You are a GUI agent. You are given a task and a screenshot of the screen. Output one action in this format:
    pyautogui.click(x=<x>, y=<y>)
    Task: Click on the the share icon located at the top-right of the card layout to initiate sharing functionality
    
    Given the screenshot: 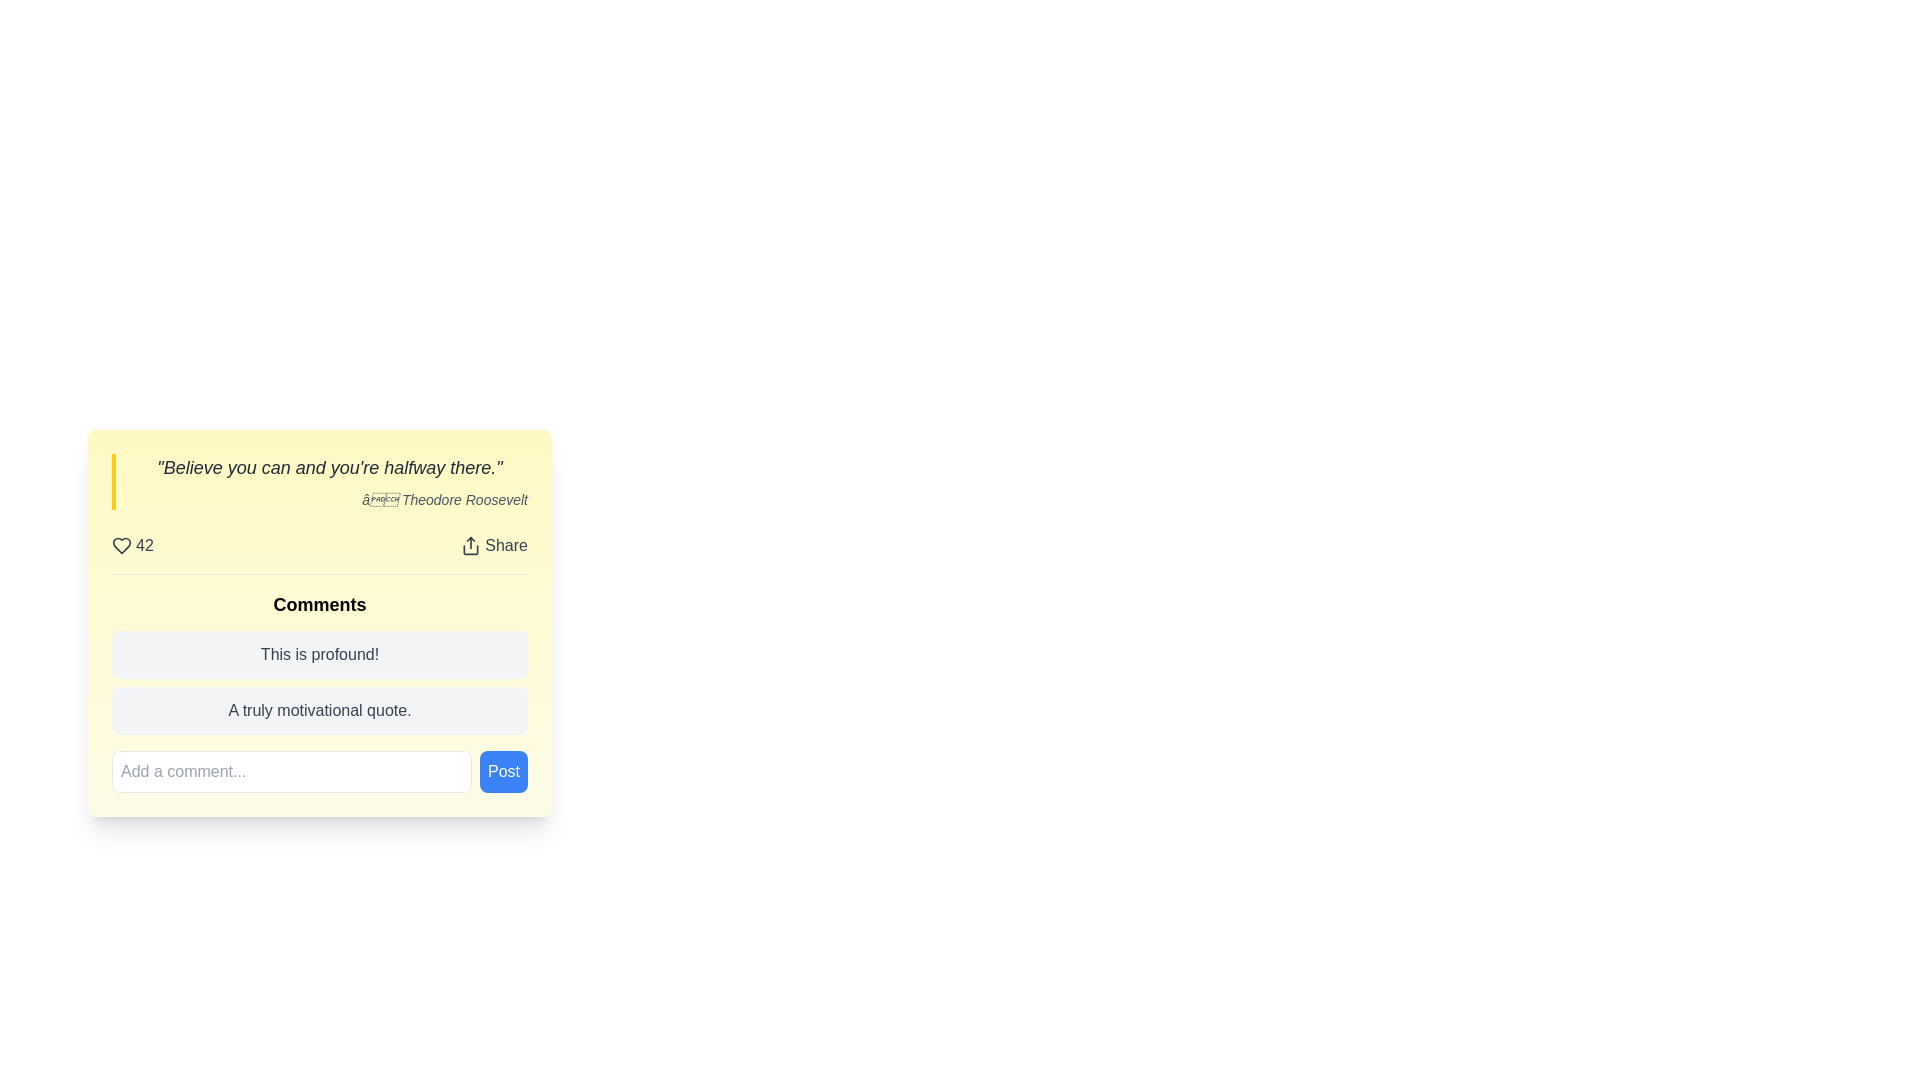 What is the action you would take?
    pyautogui.click(x=470, y=546)
    